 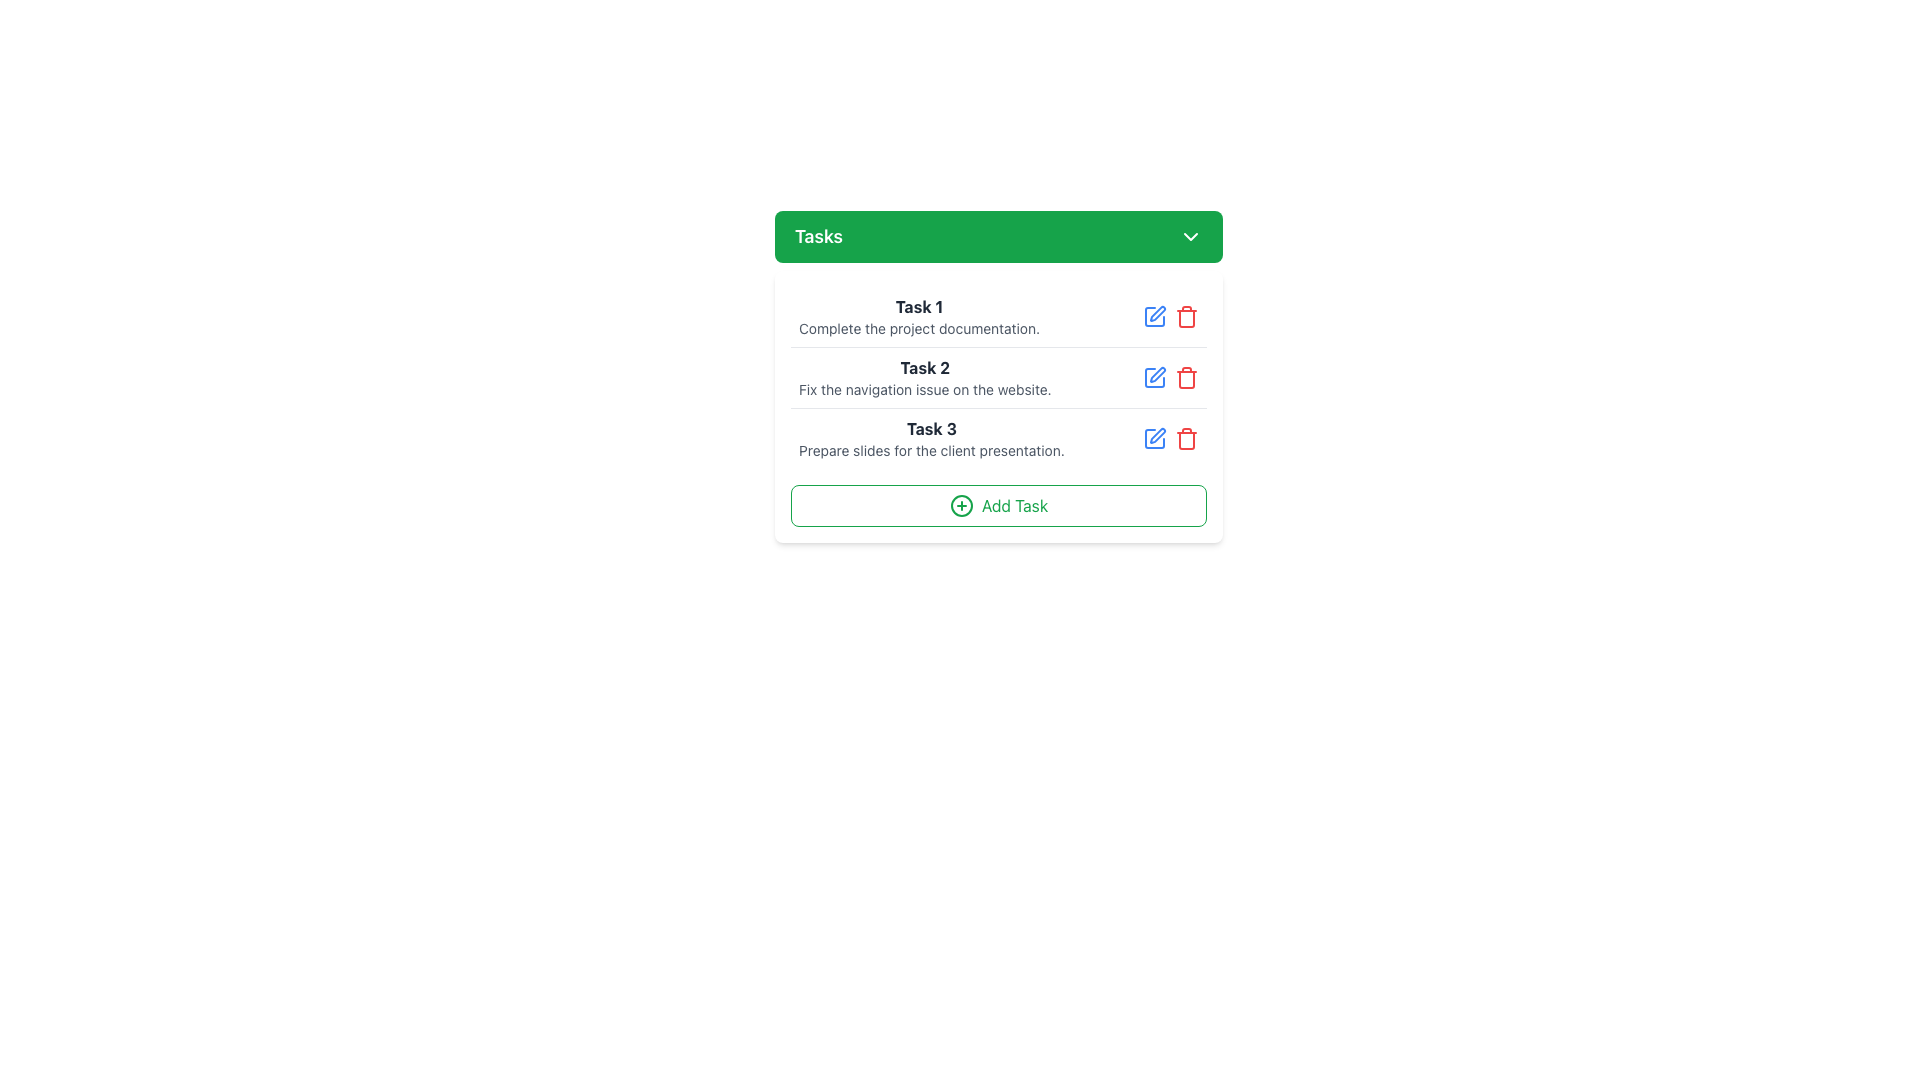 What do you see at coordinates (930, 451) in the screenshot?
I see `the description text element located in the 'Task 3' section, which is positioned directly below the 'Task 3' title and above the editing and deleting icons` at bounding box center [930, 451].